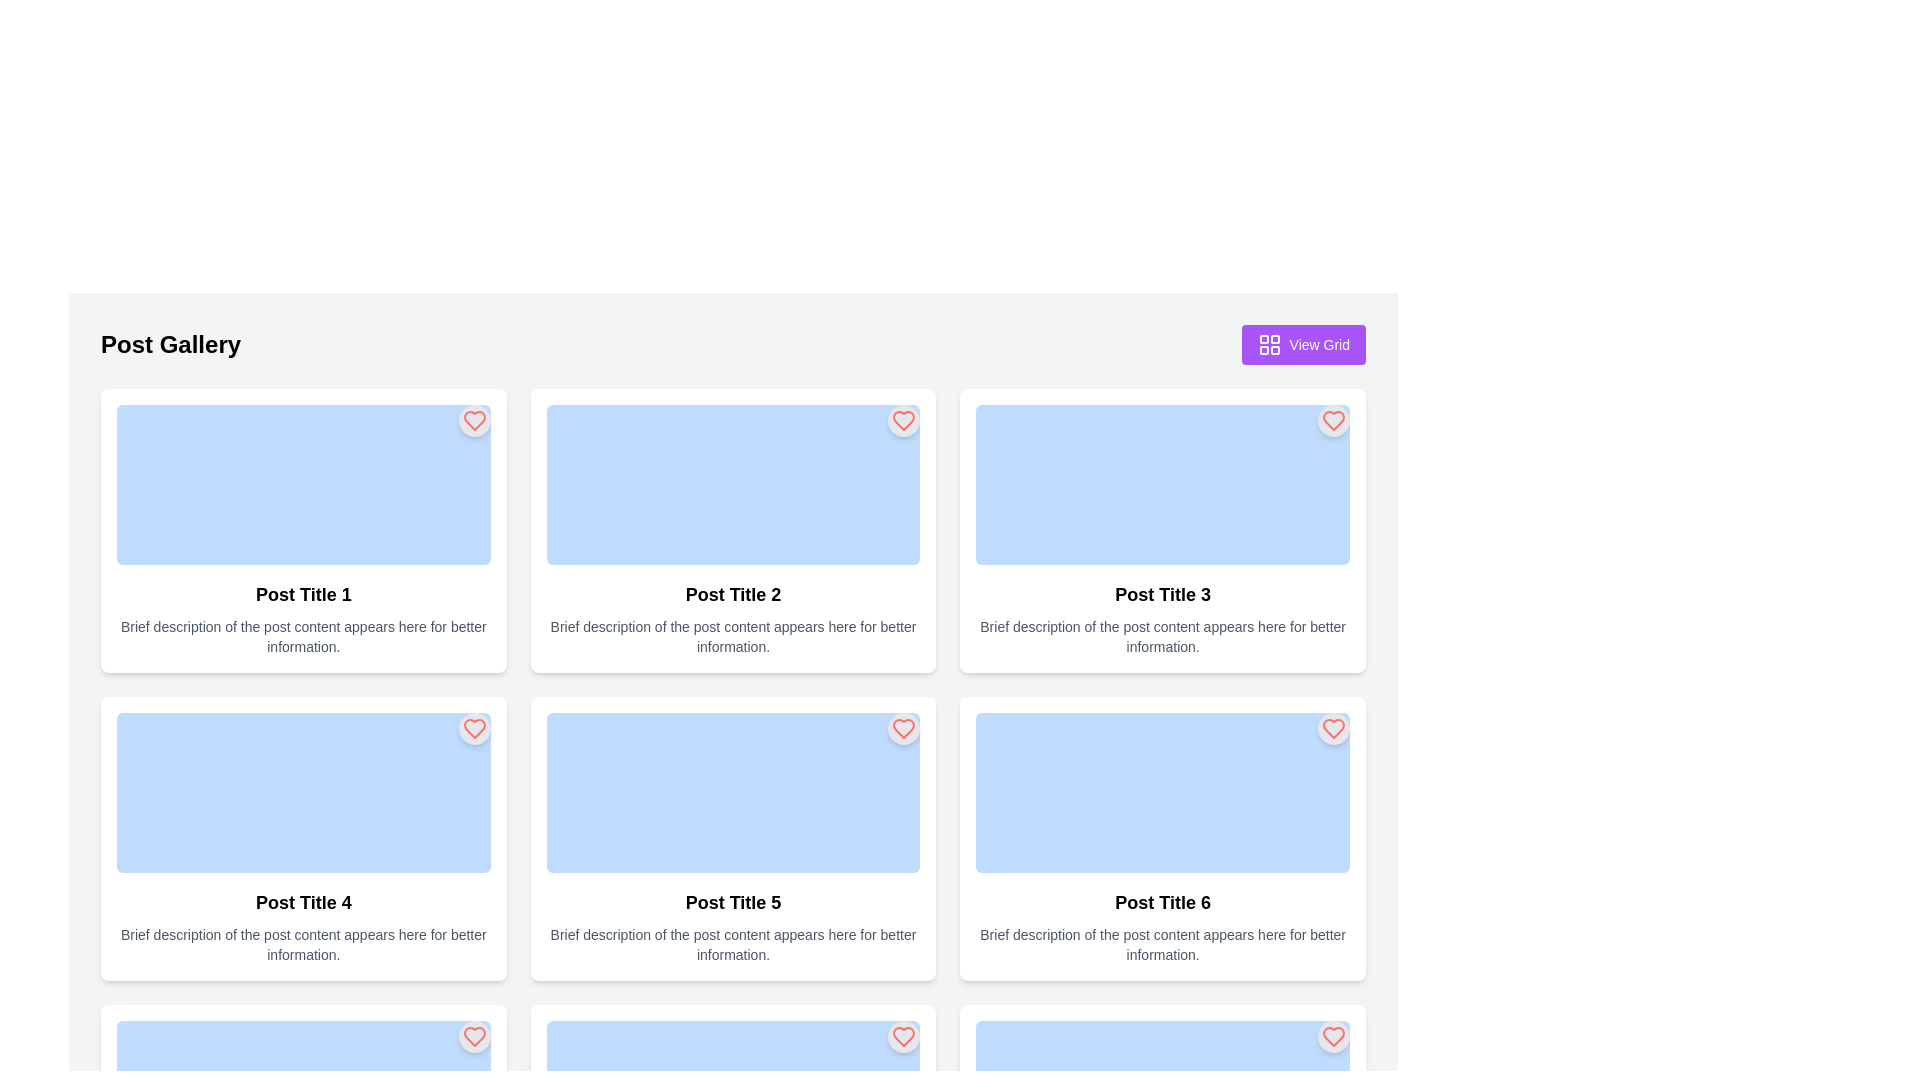  I want to click on the heart-shaped 'like' indicator located in the top-right corner of the card labeled 'Post Title 4', so click(473, 729).